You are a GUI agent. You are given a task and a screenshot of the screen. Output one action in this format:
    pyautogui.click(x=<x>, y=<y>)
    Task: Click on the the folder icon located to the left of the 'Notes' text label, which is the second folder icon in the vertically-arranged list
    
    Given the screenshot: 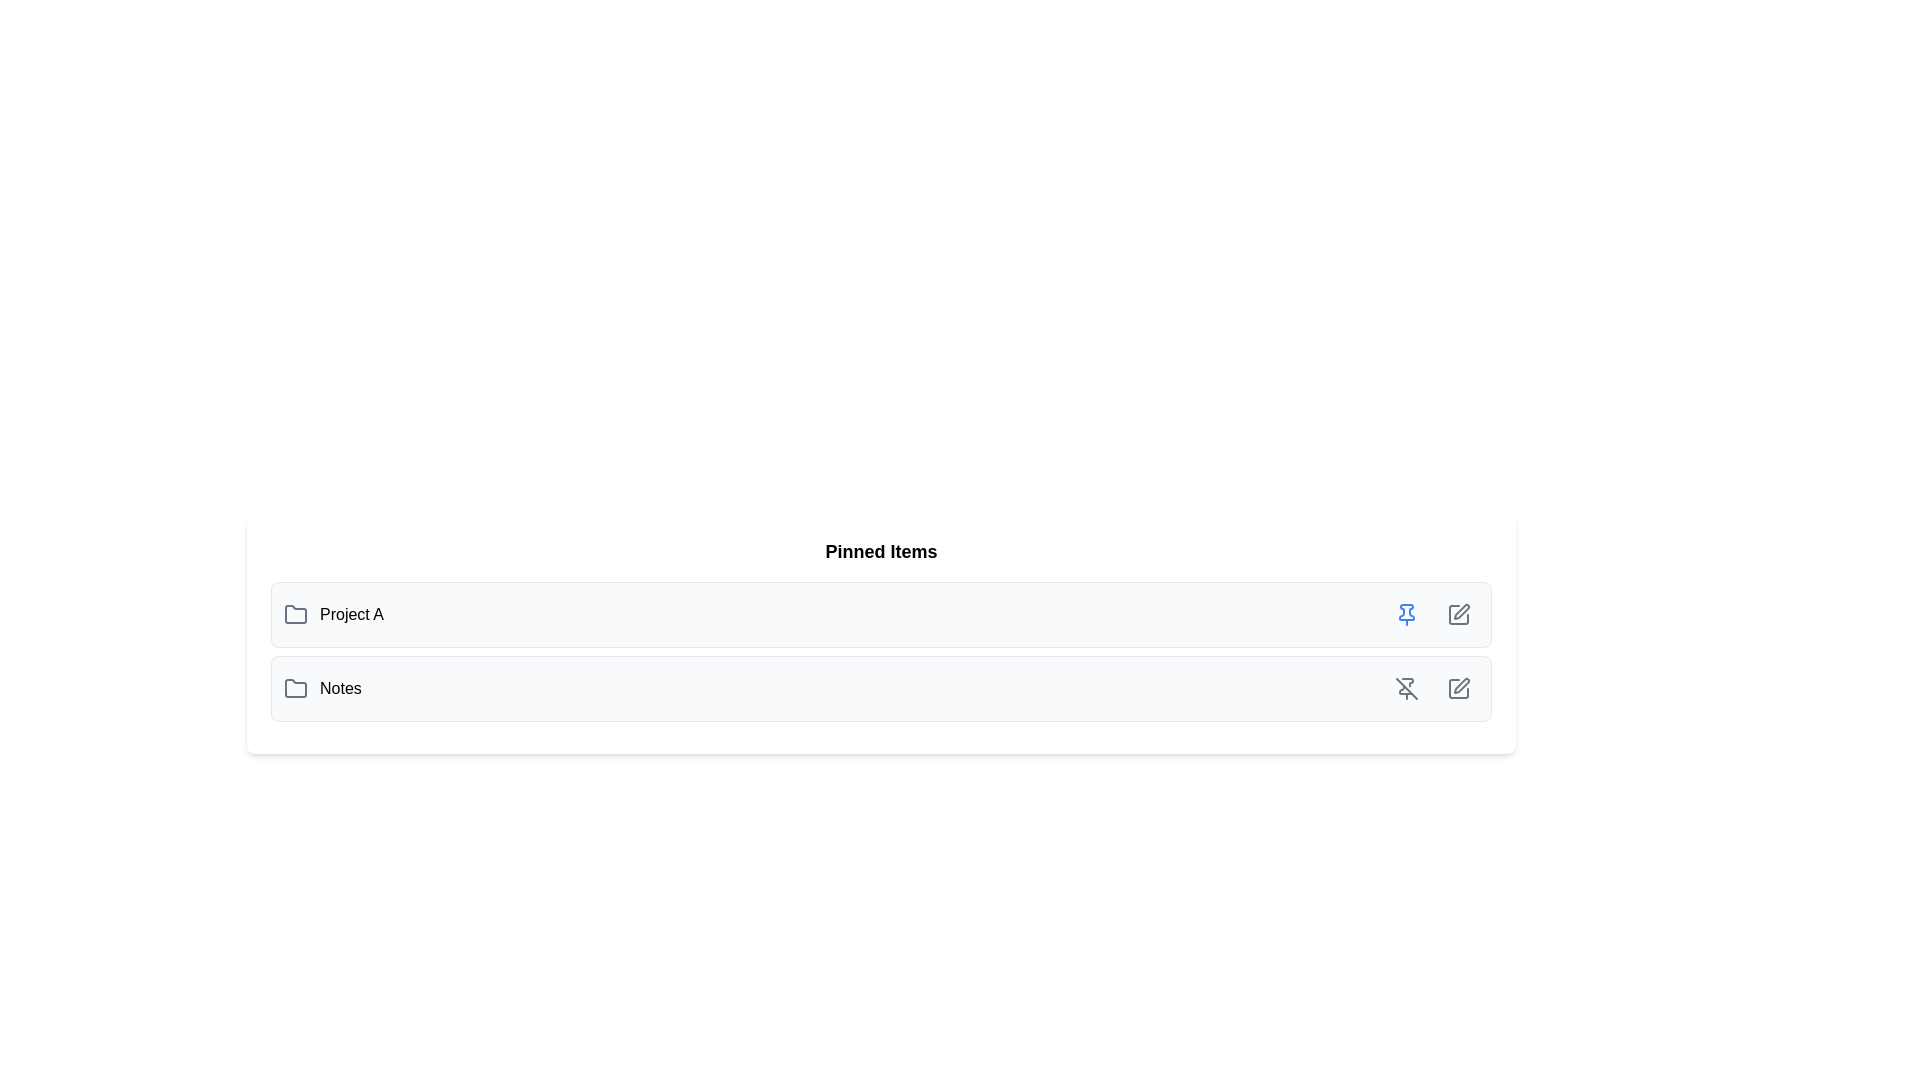 What is the action you would take?
    pyautogui.click(x=295, y=686)
    